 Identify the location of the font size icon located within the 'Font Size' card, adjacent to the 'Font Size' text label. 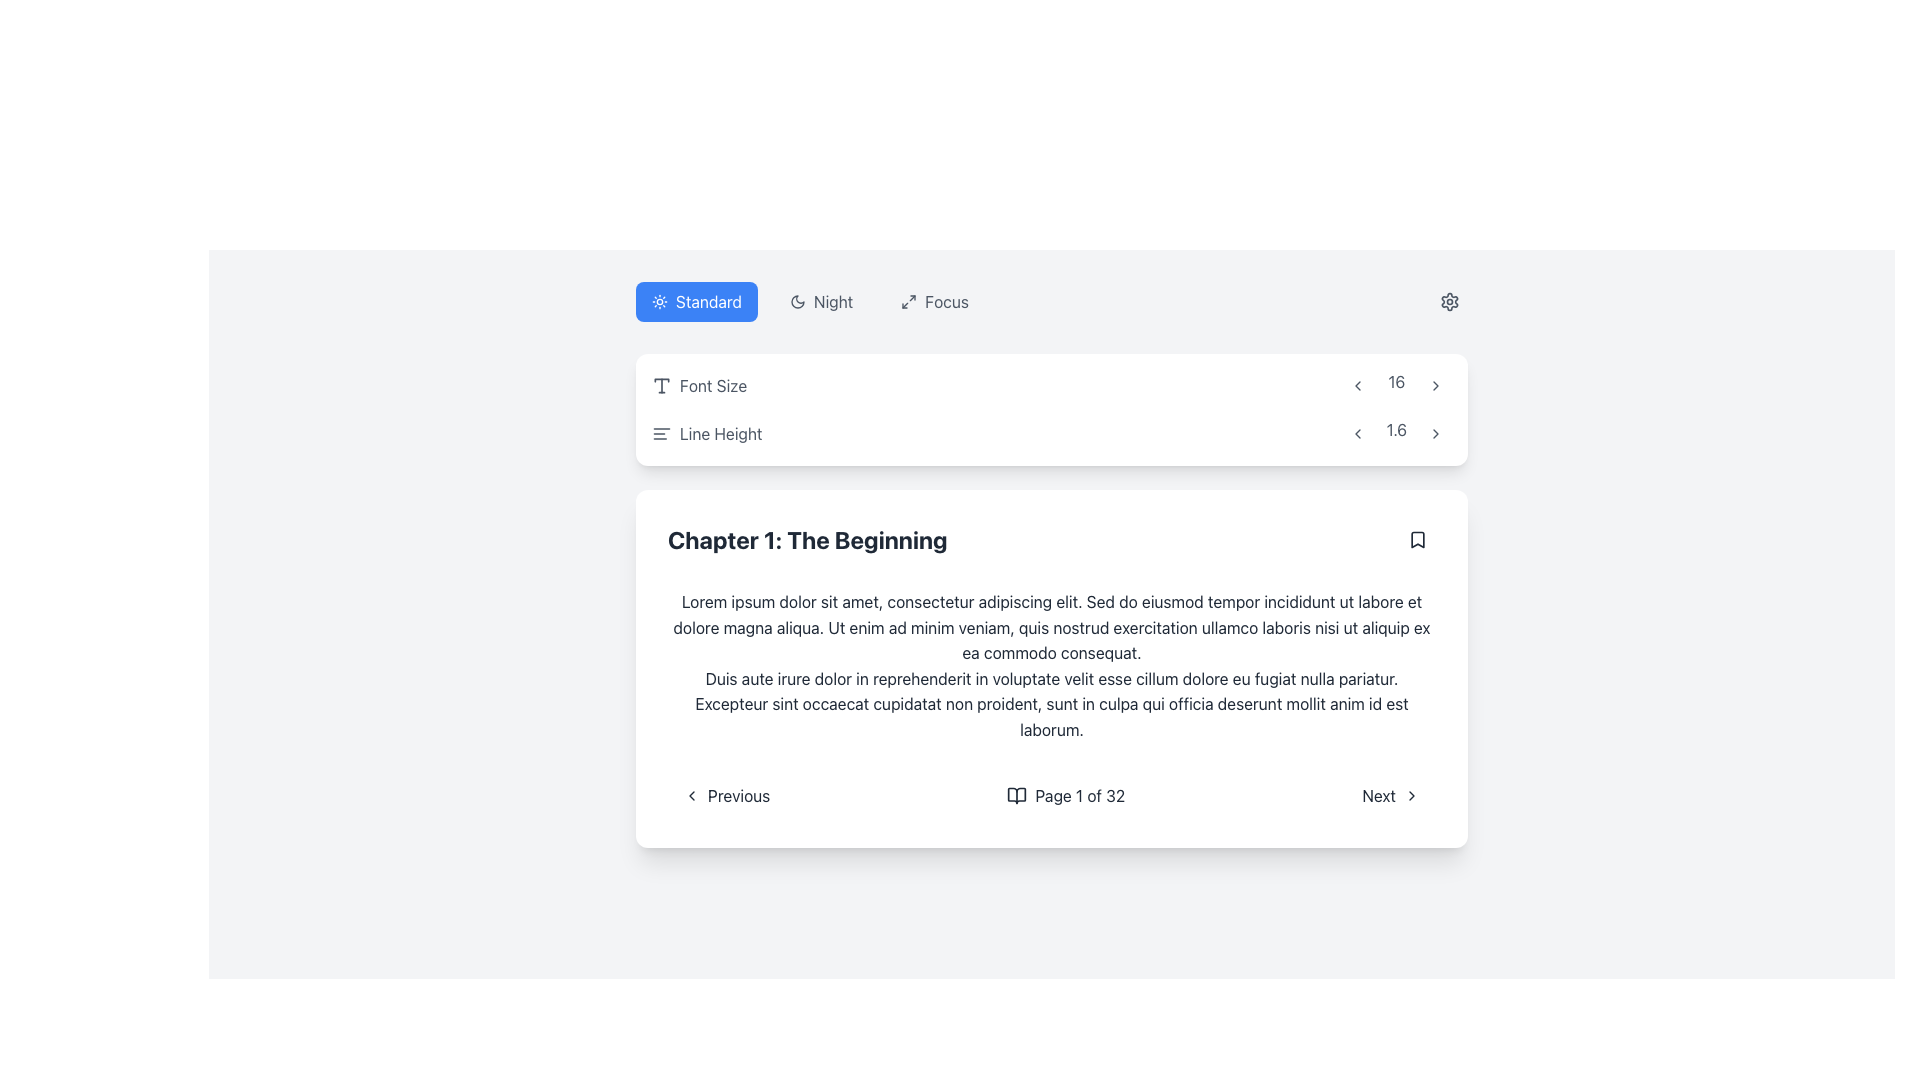
(662, 385).